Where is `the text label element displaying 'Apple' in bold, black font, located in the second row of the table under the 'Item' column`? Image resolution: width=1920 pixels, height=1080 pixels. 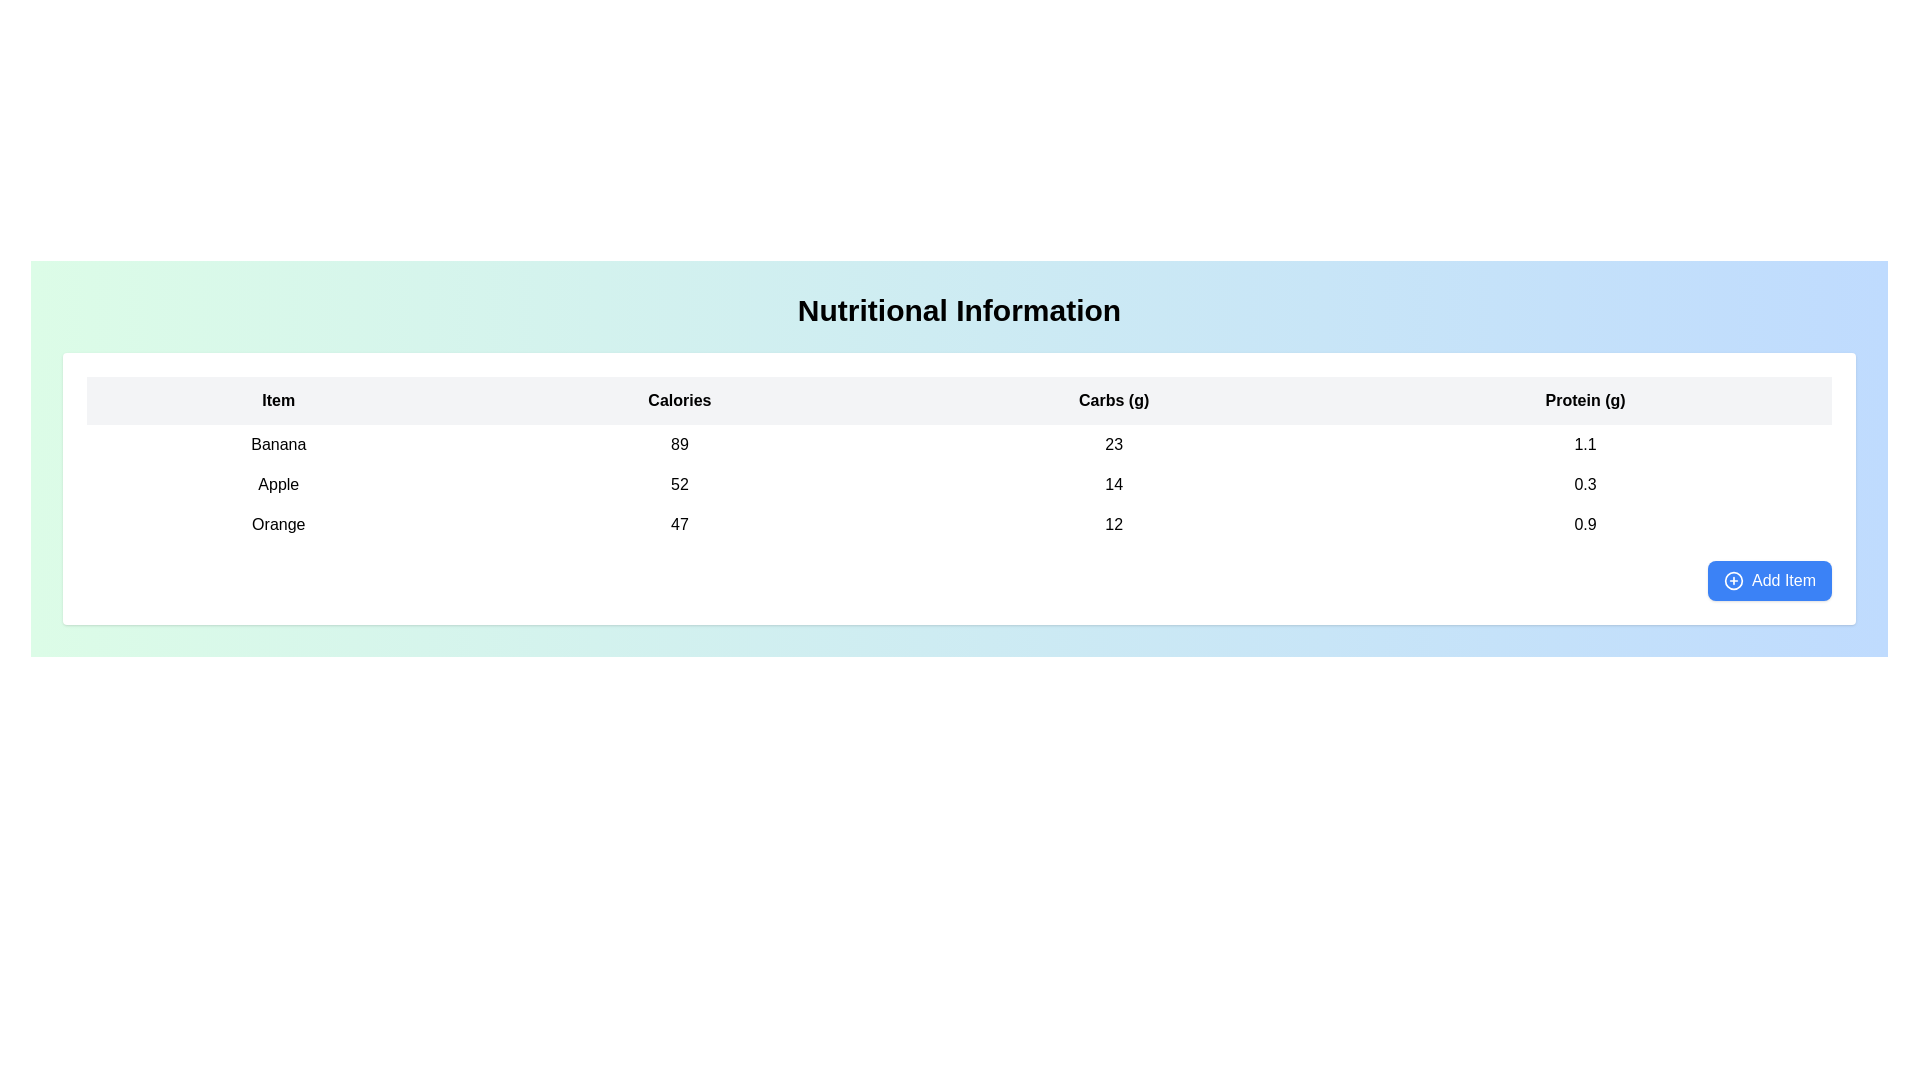 the text label element displaying 'Apple' in bold, black font, located in the second row of the table under the 'Item' column is located at coordinates (277, 485).